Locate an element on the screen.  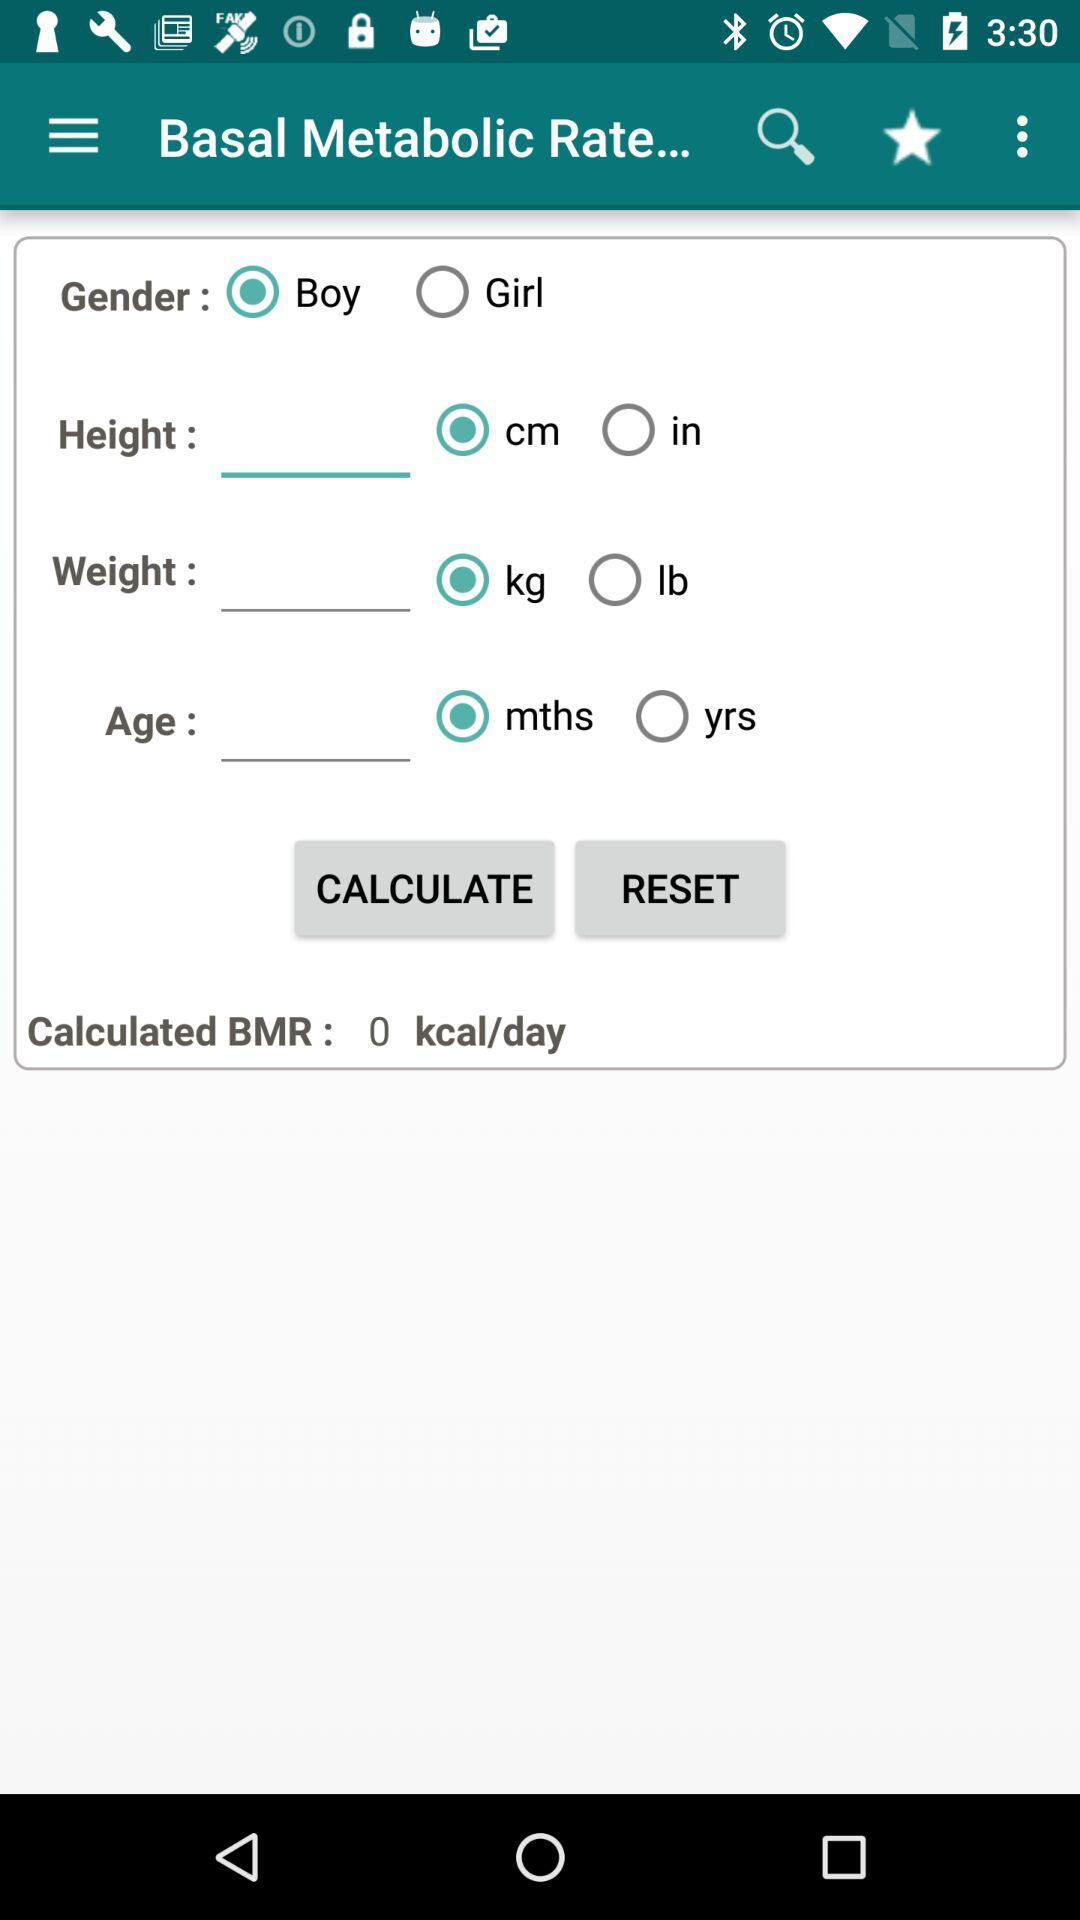
the in is located at coordinates (644, 428).